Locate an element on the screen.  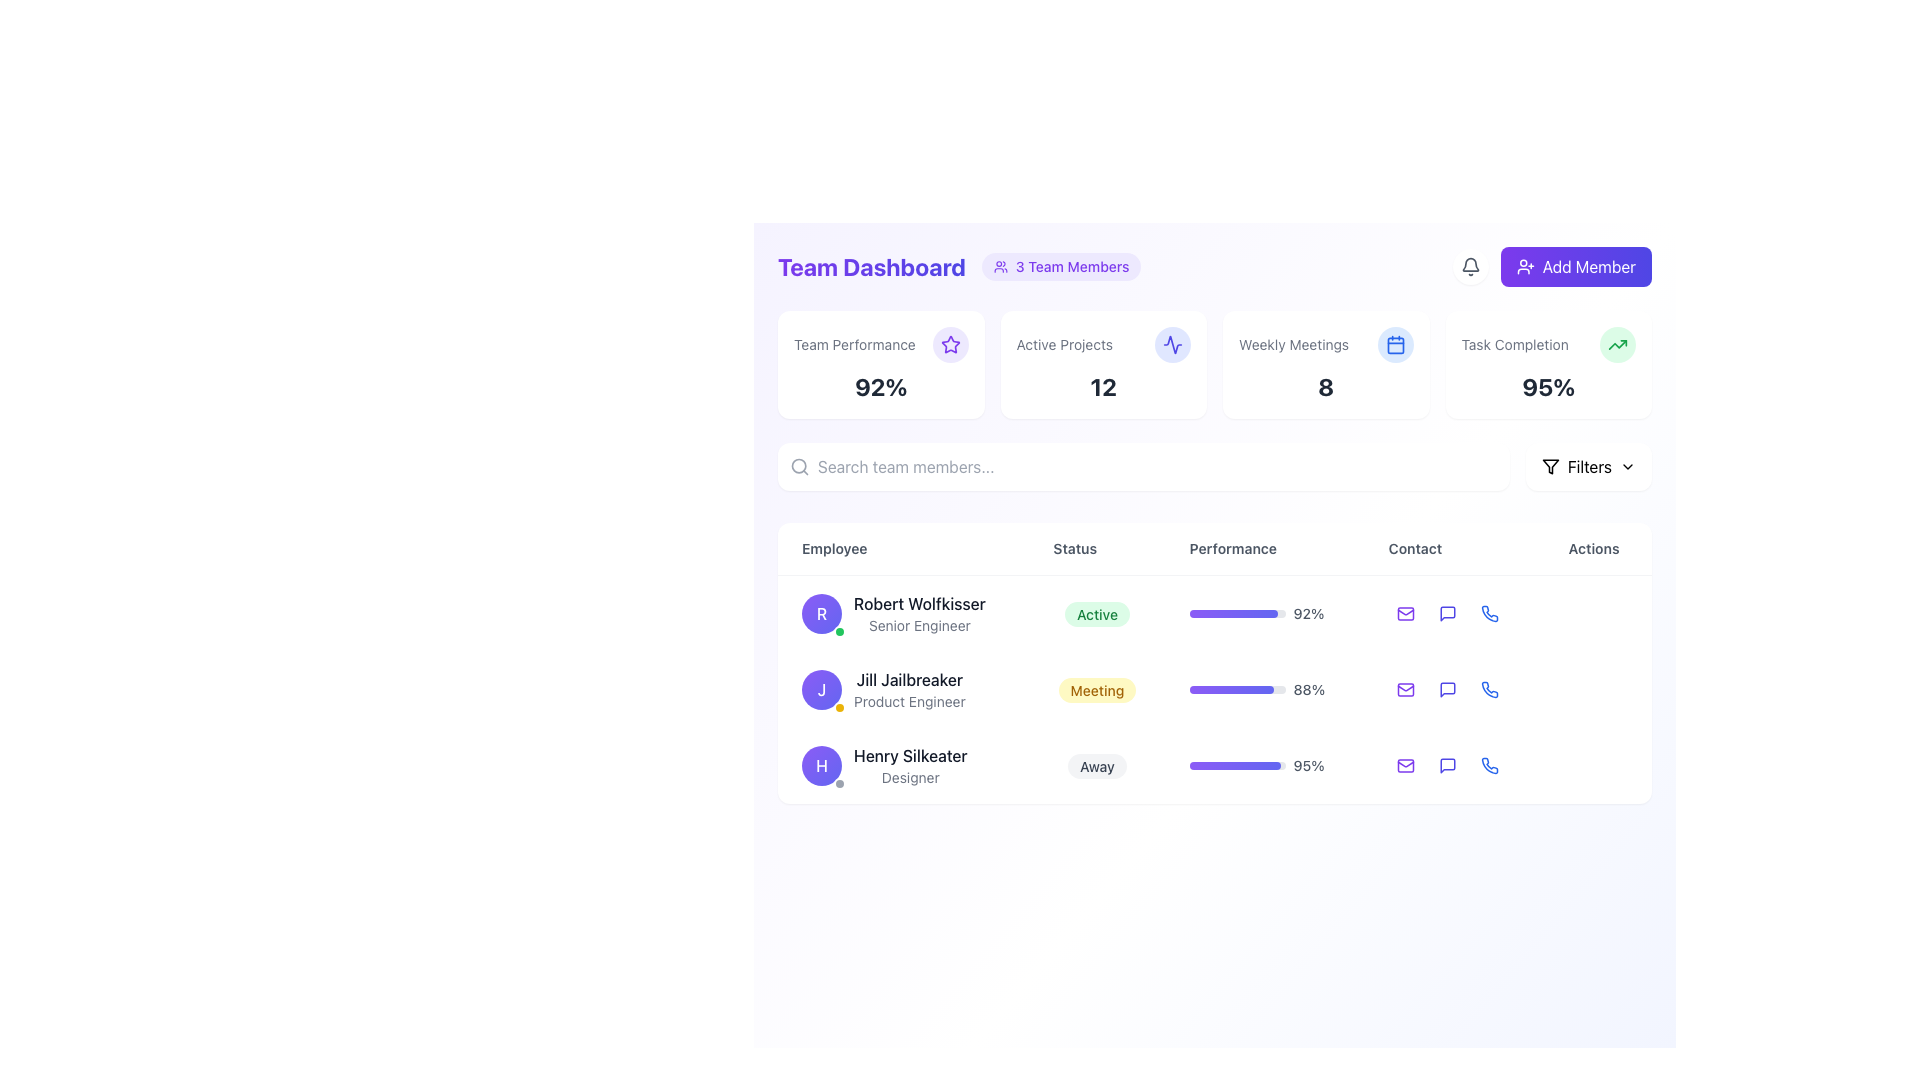
the text label 'Robert Wolfkisser' in the 'Employee' table on the 'Team Dashboard' interface is located at coordinates (918, 603).